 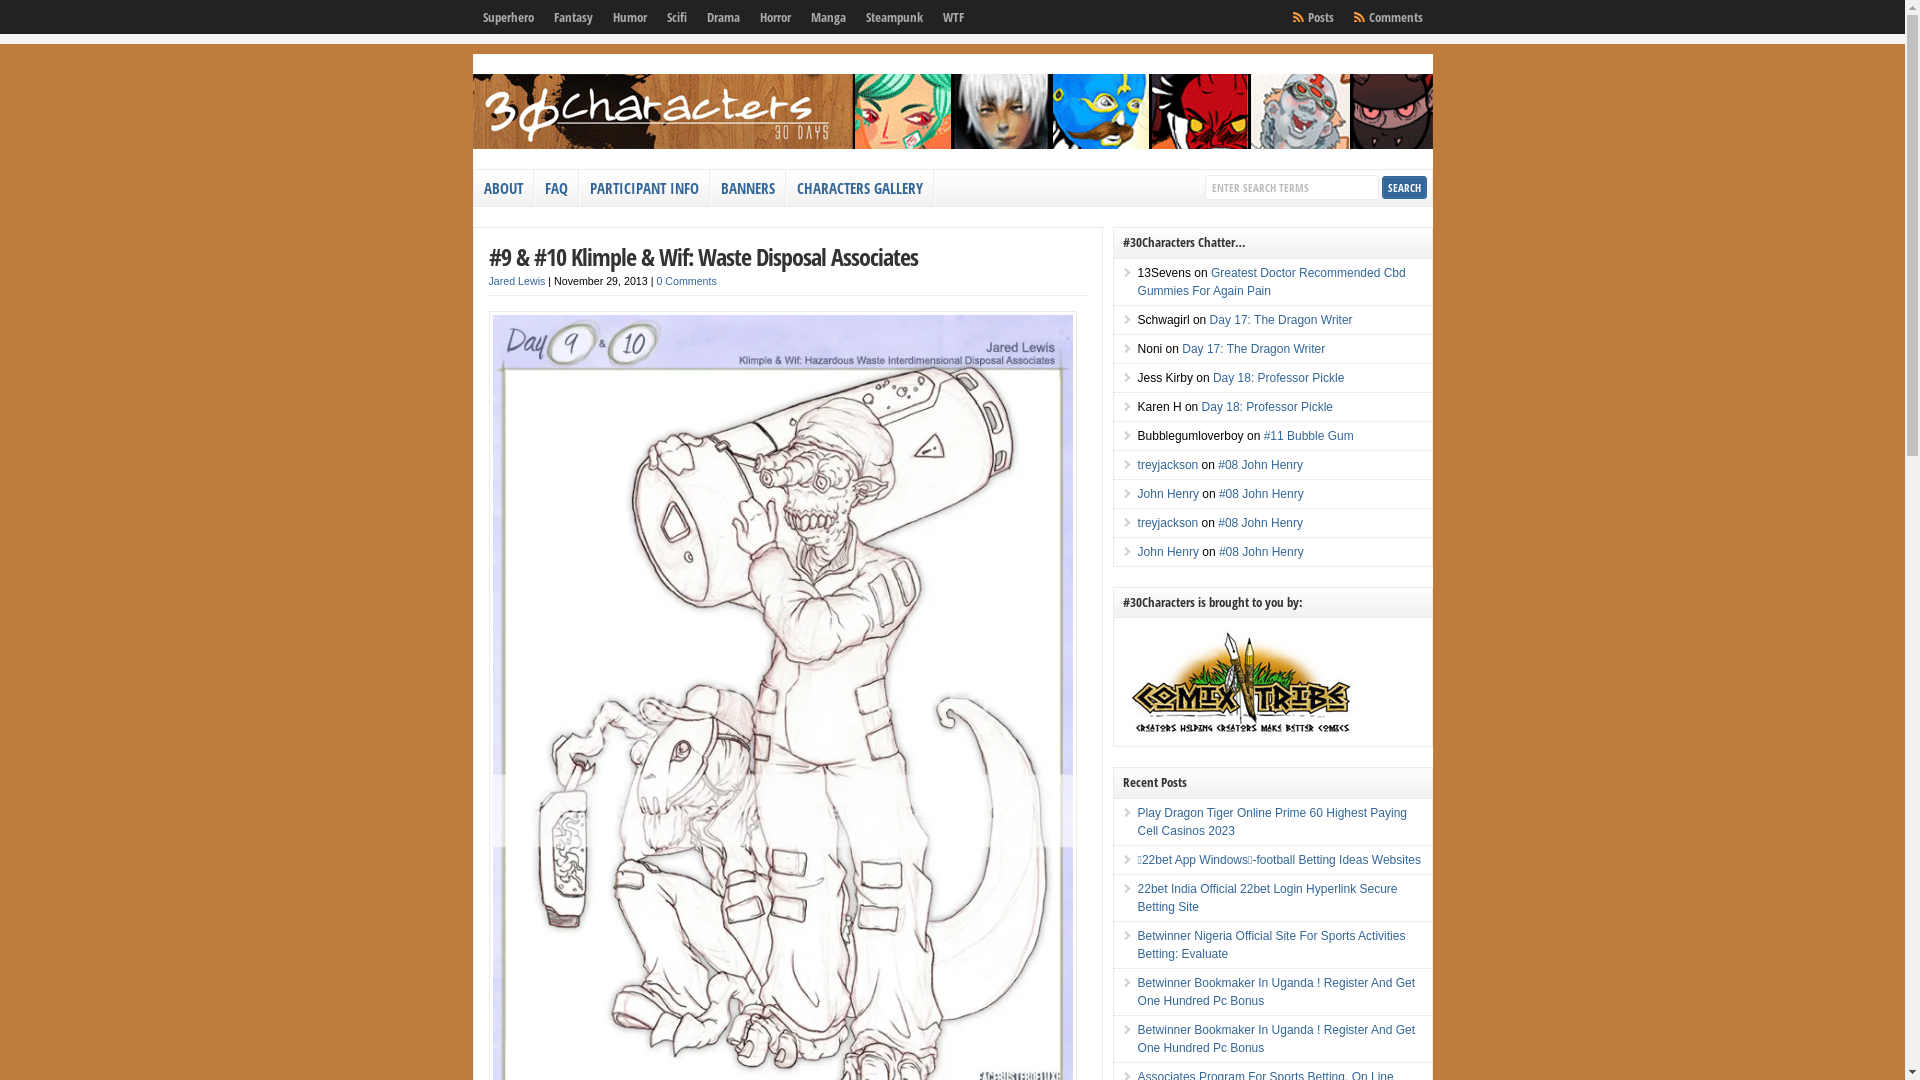 What do you see at coordinates (504, 188) in the screenshot?
I see `'ABOUT'` at bounding box center [504, 188].